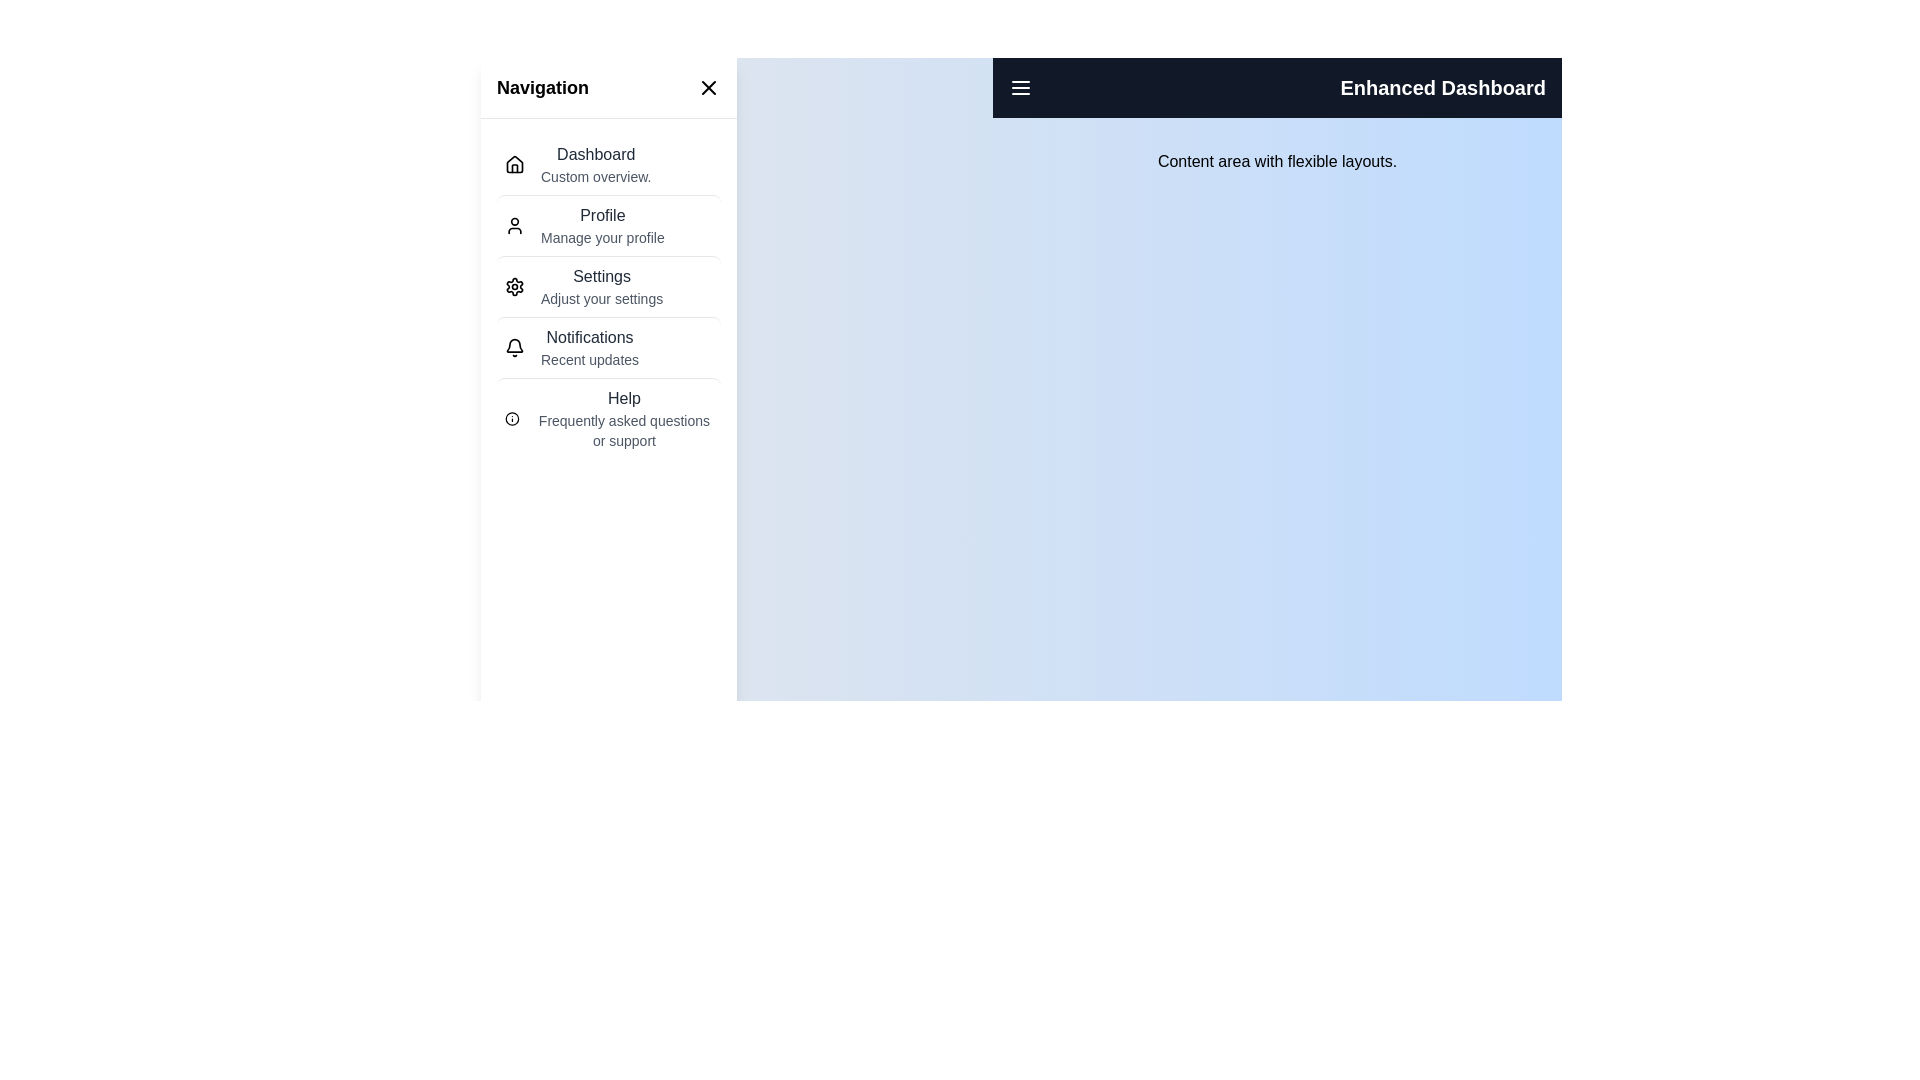  I want to click on the upper portion of the composite house icon representing the 'Dashboard' menu item, so click(514, 163).